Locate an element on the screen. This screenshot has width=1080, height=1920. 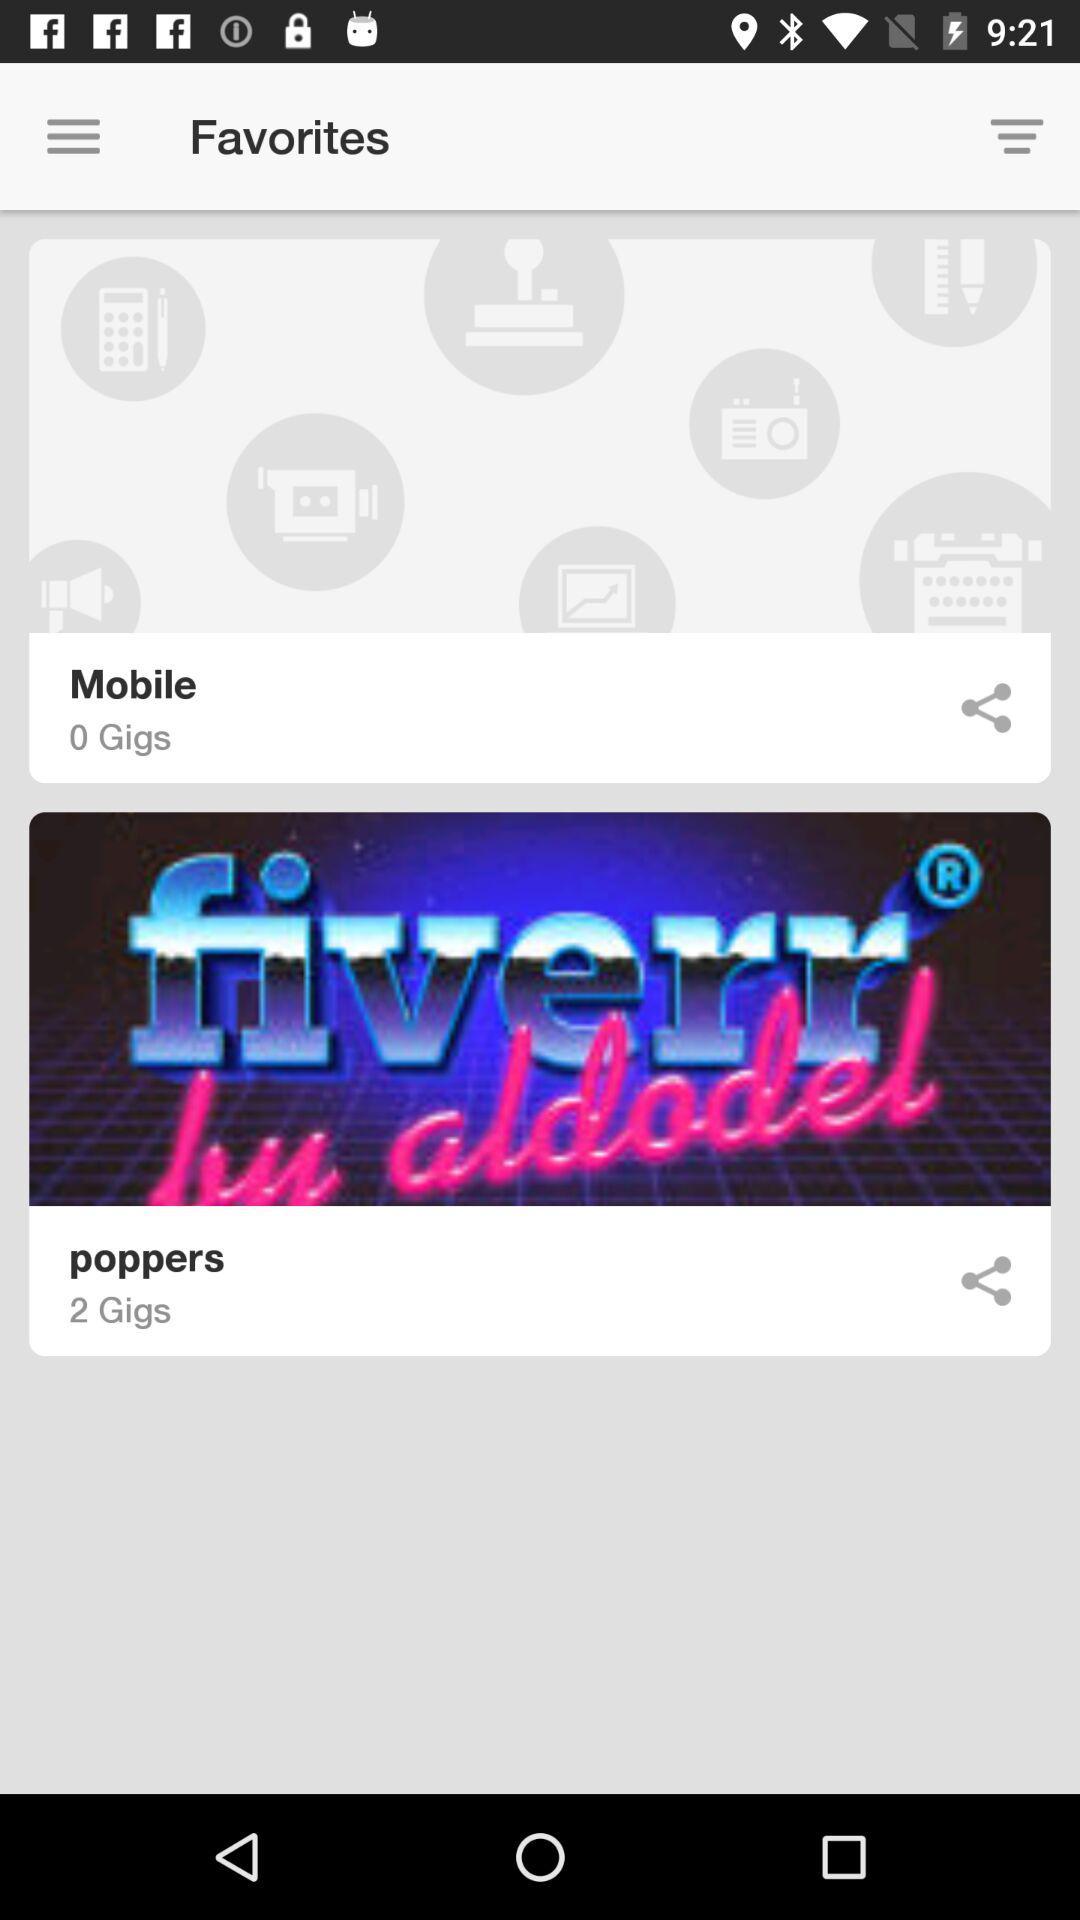
go back is located at coordinates (985, 1281).